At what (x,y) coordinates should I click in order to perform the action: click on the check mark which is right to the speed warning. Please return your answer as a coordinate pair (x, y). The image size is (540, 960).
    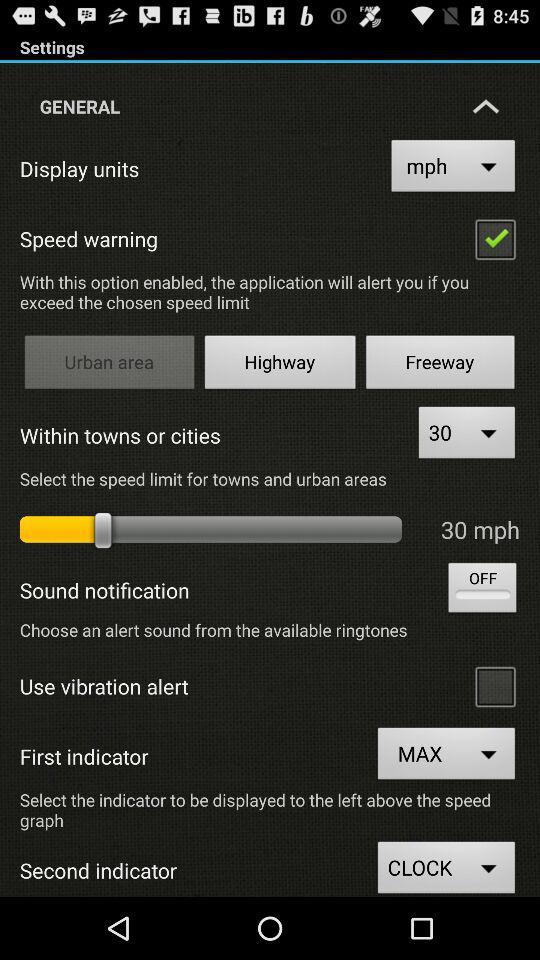
    Looking at the image, I should click on (494, 238).